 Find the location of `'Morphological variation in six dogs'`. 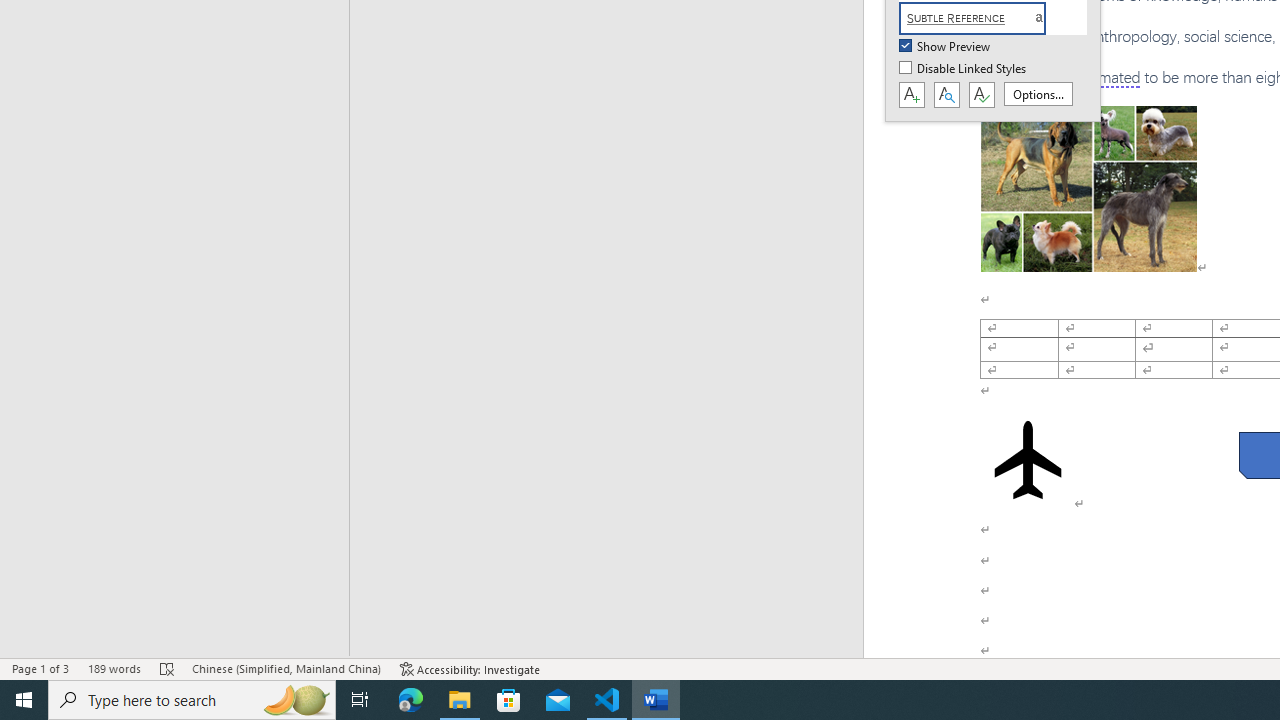

'Morphological variation in six dogs' is located at coordinates (1087, 189).